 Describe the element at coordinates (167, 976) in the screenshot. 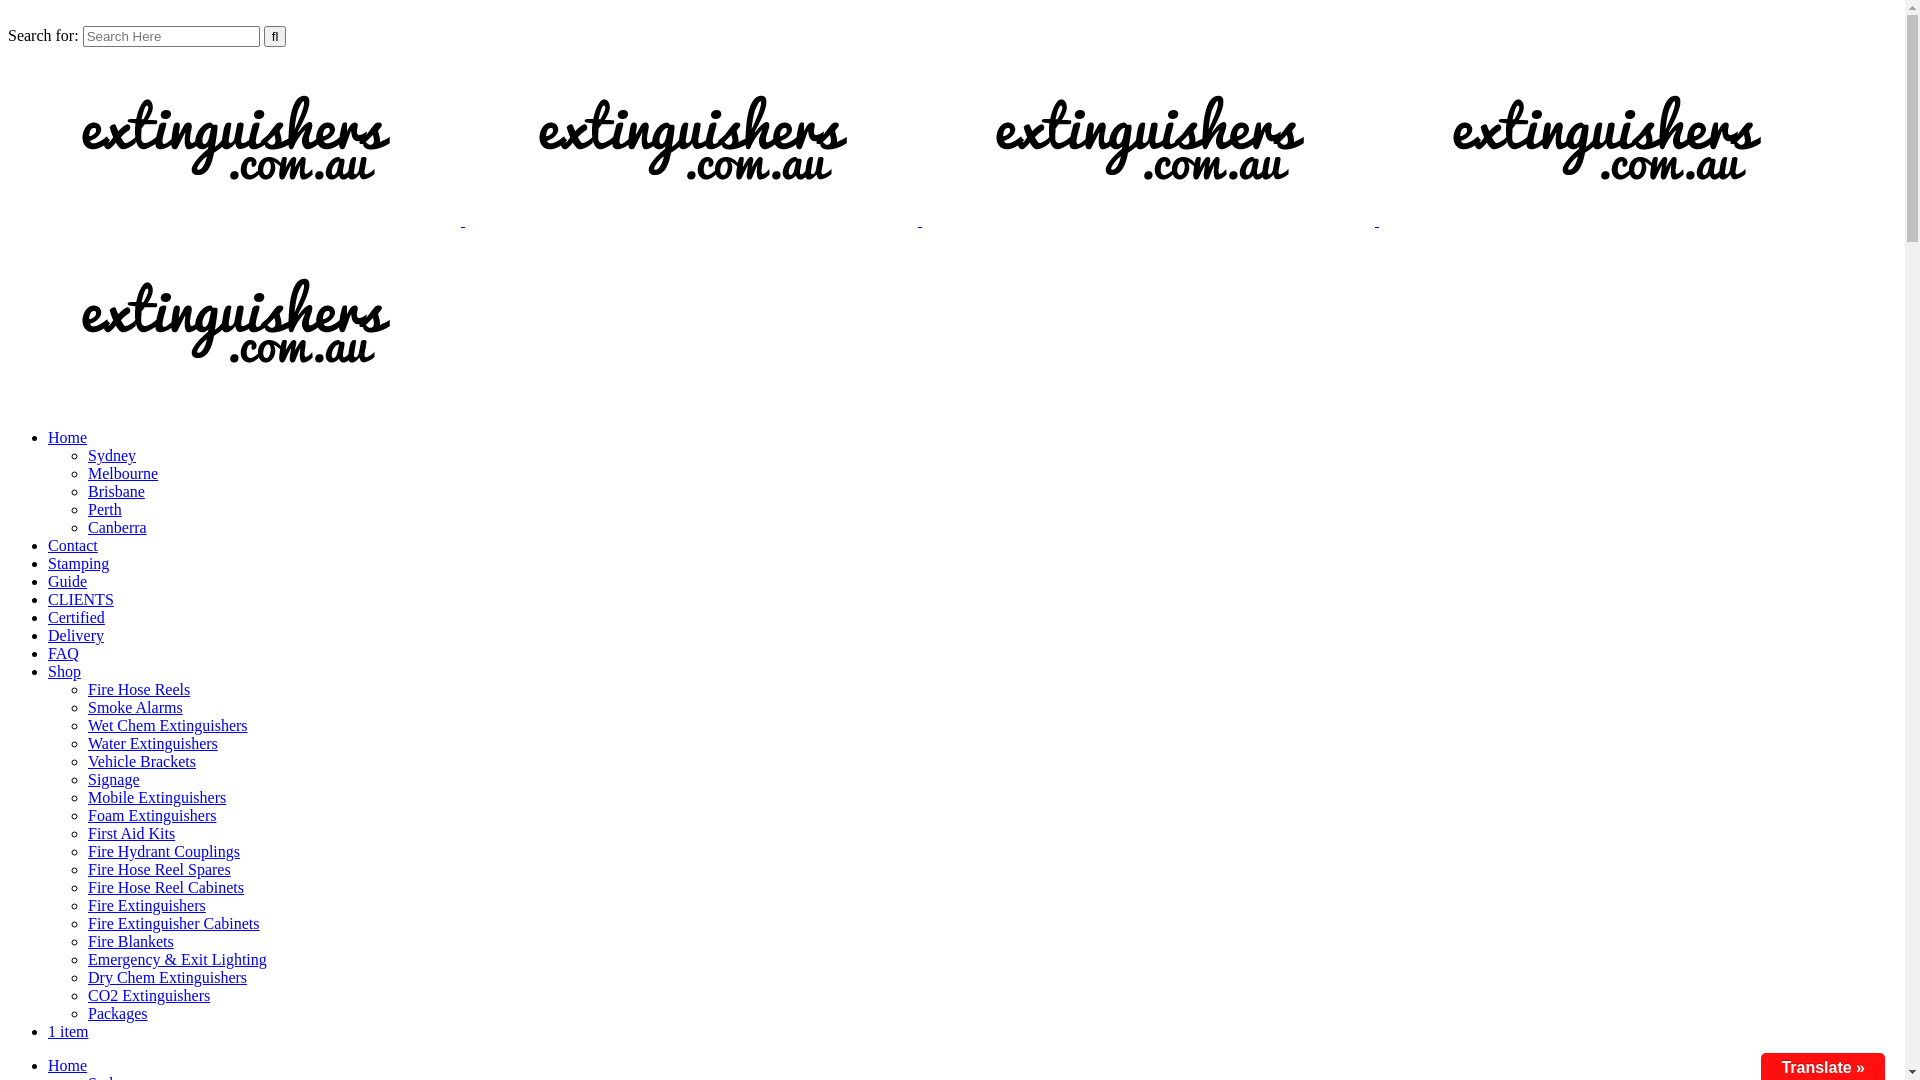

I see `'Dry Chem Extinguishers'` at that location.